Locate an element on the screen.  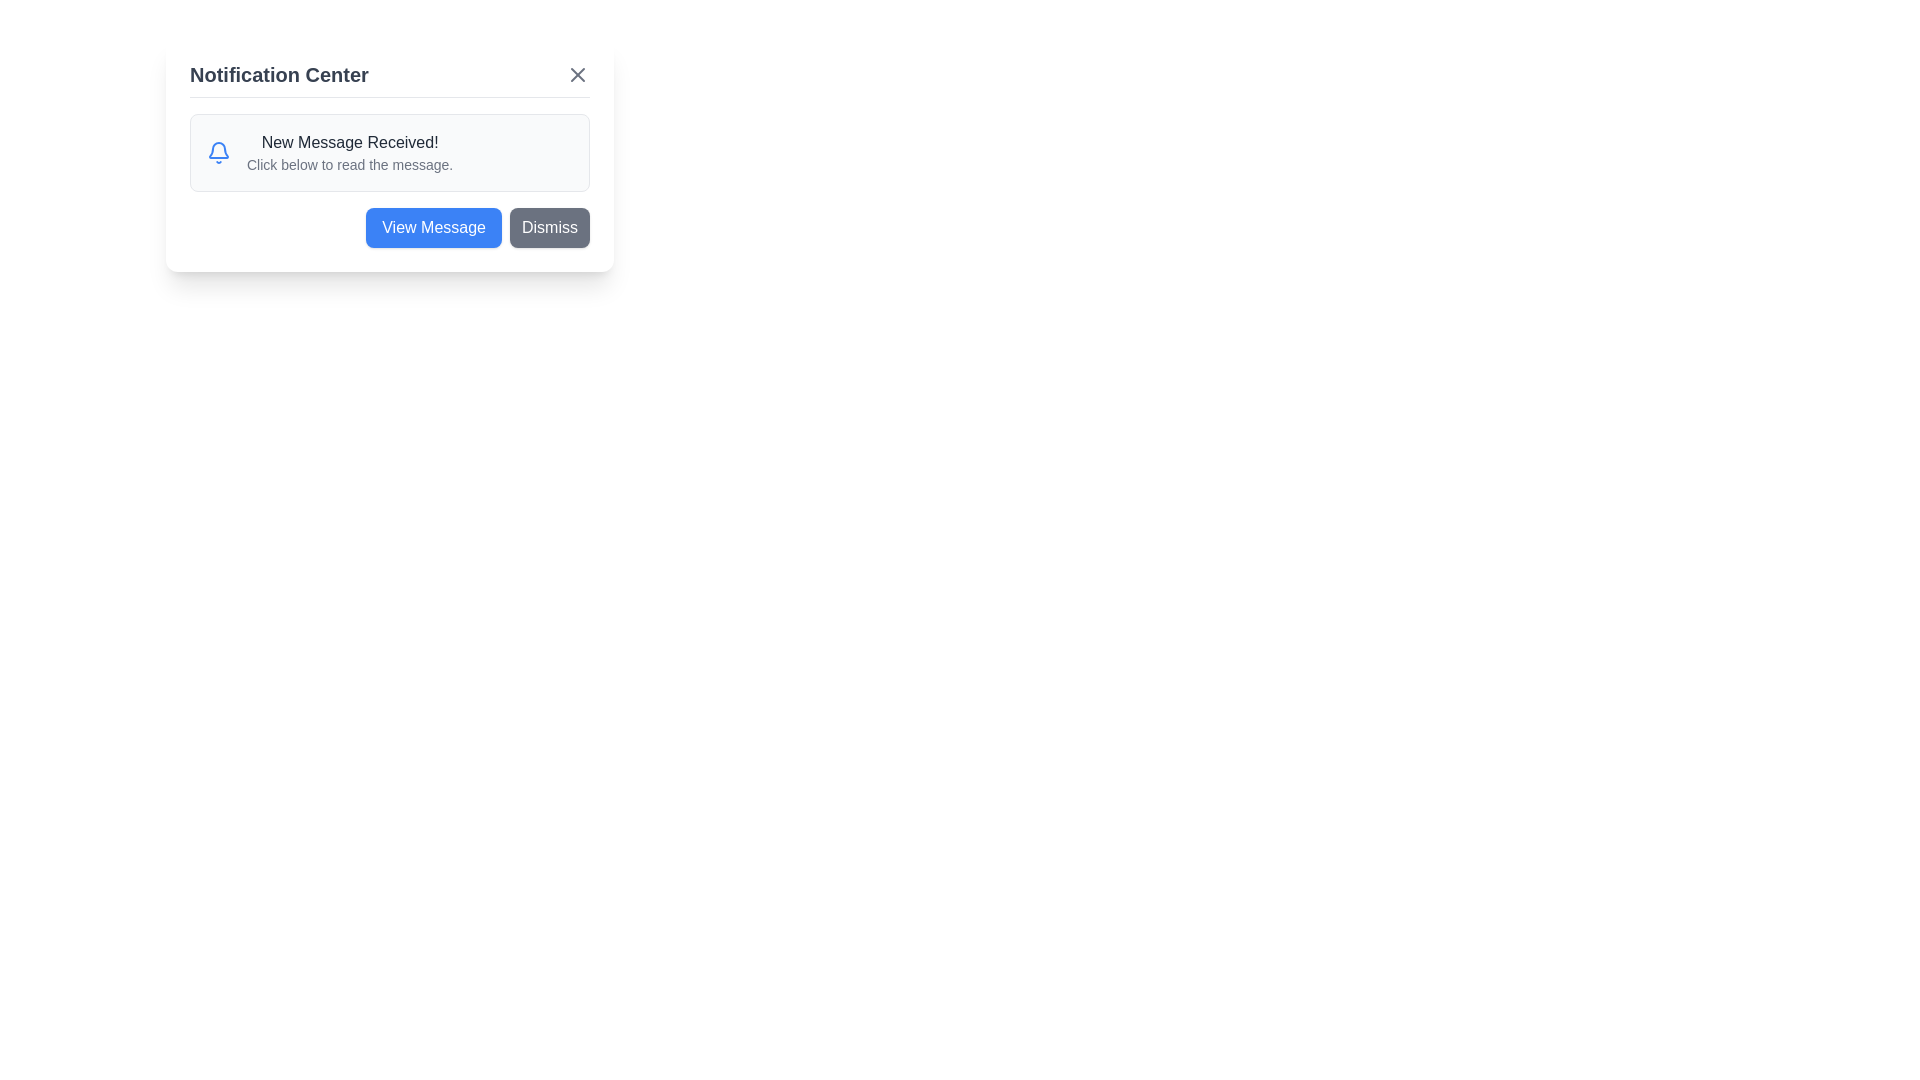
the button that allows the user is located at coordinates (433, 226).